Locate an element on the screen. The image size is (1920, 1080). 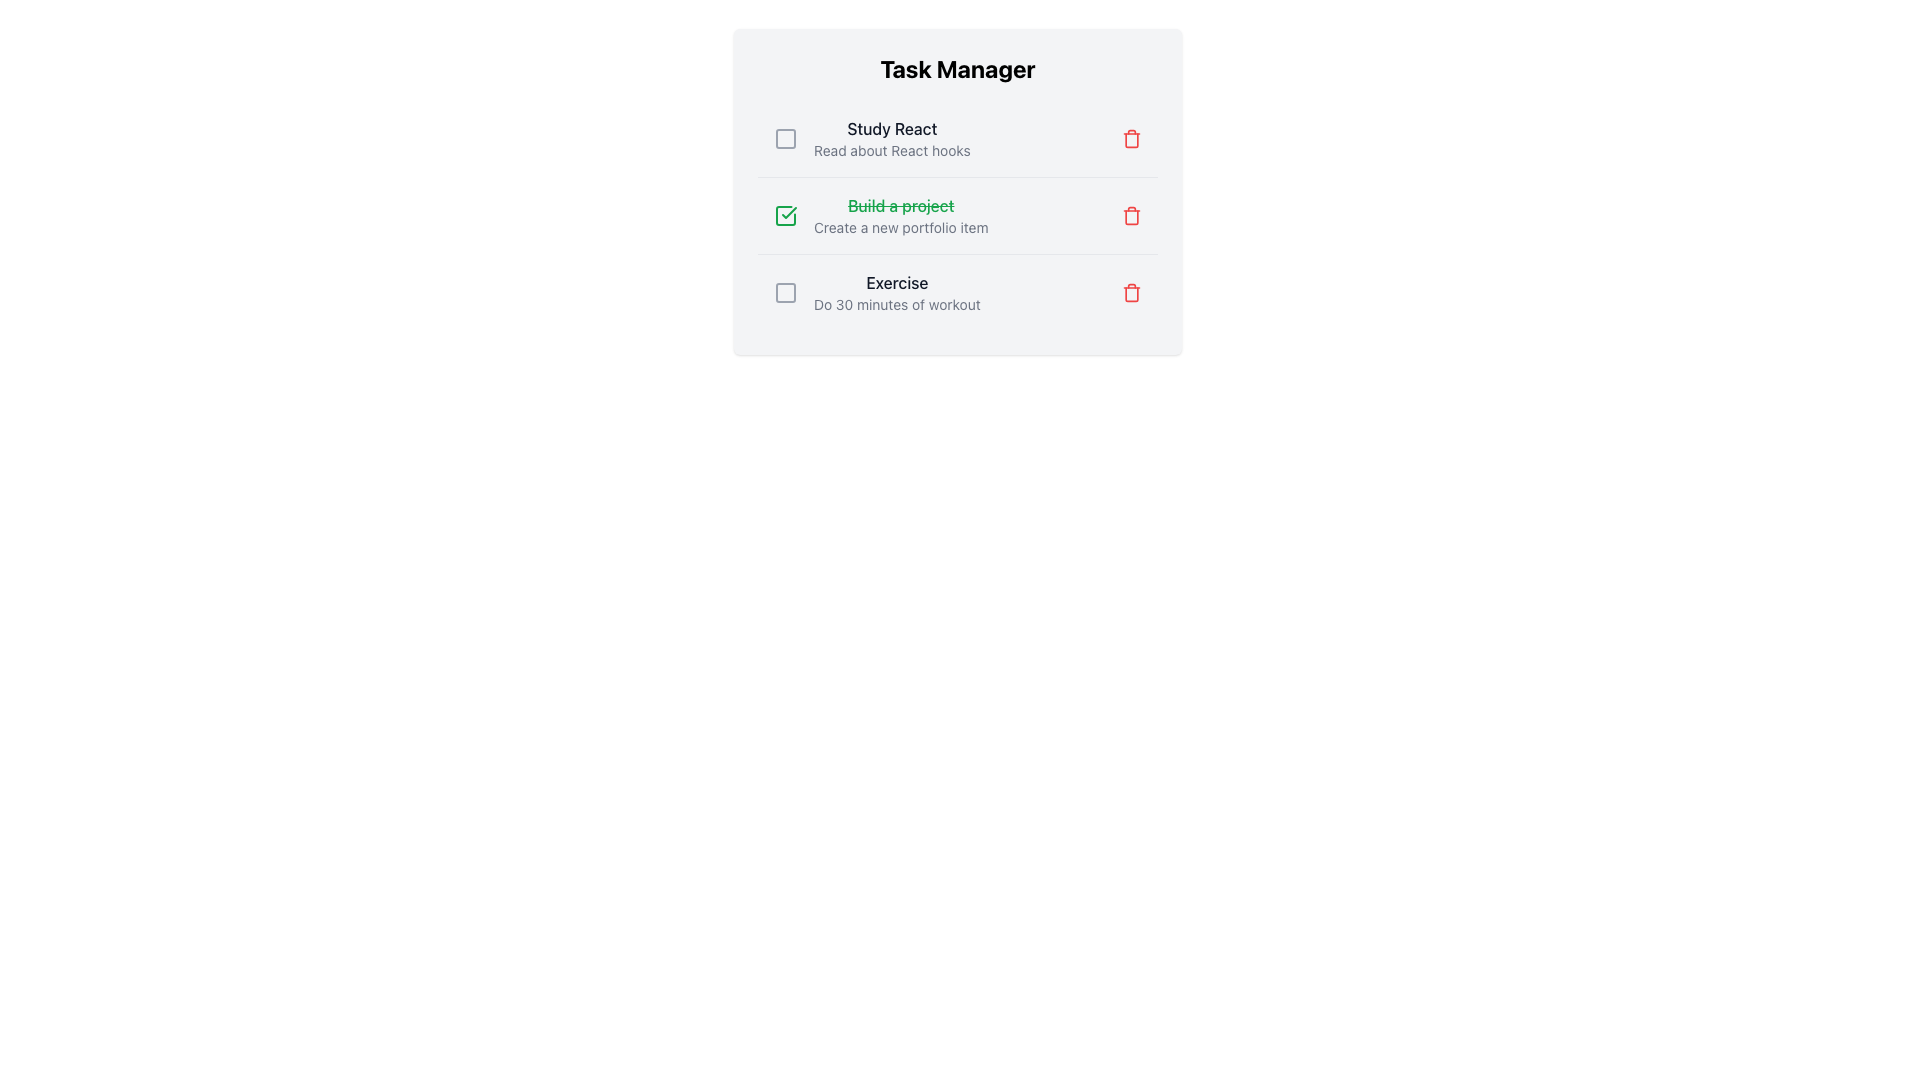
the checkbox used to mark the task 'Build a project' as completed is located at coordinates (785, 216).